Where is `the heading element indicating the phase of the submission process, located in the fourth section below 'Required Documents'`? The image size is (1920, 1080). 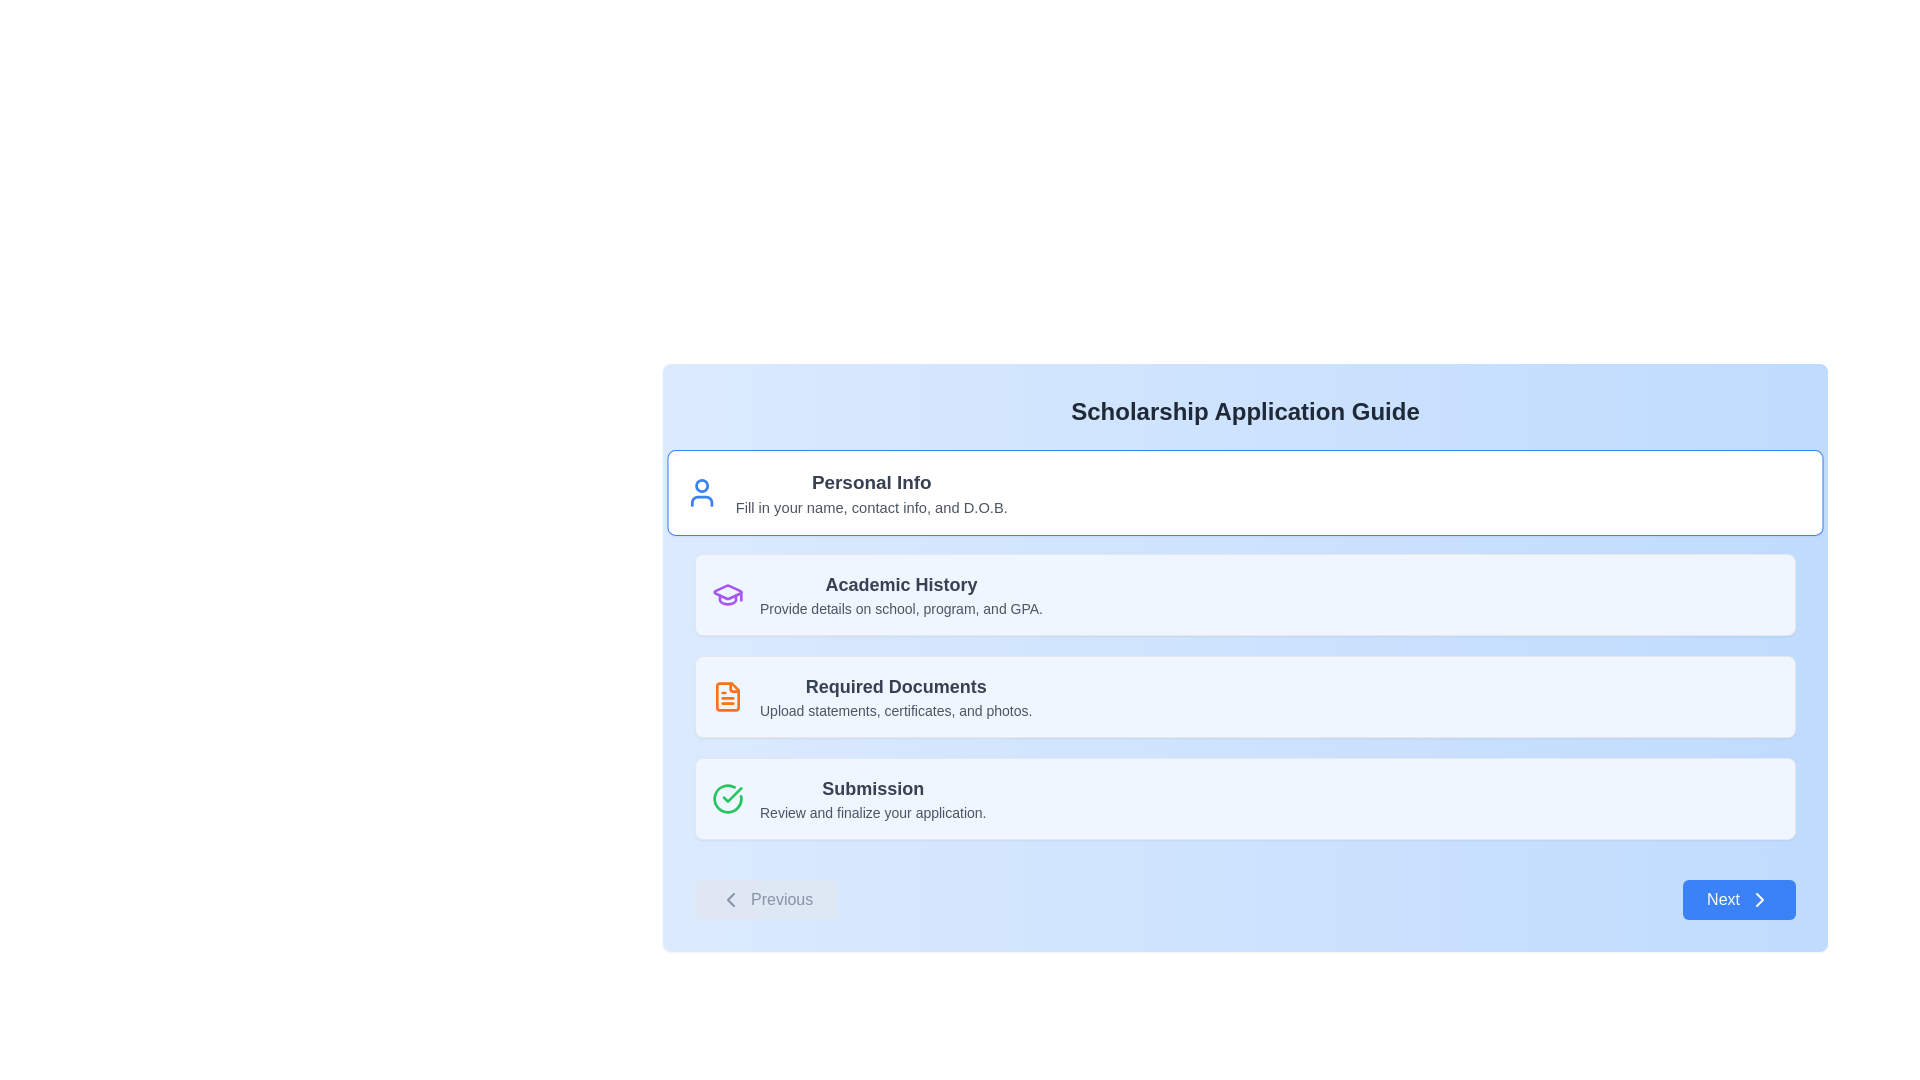 the heading element indicating the phase of the submission process, located in the fourth section below 'Required Documents' is located at coordinates (873, 788).